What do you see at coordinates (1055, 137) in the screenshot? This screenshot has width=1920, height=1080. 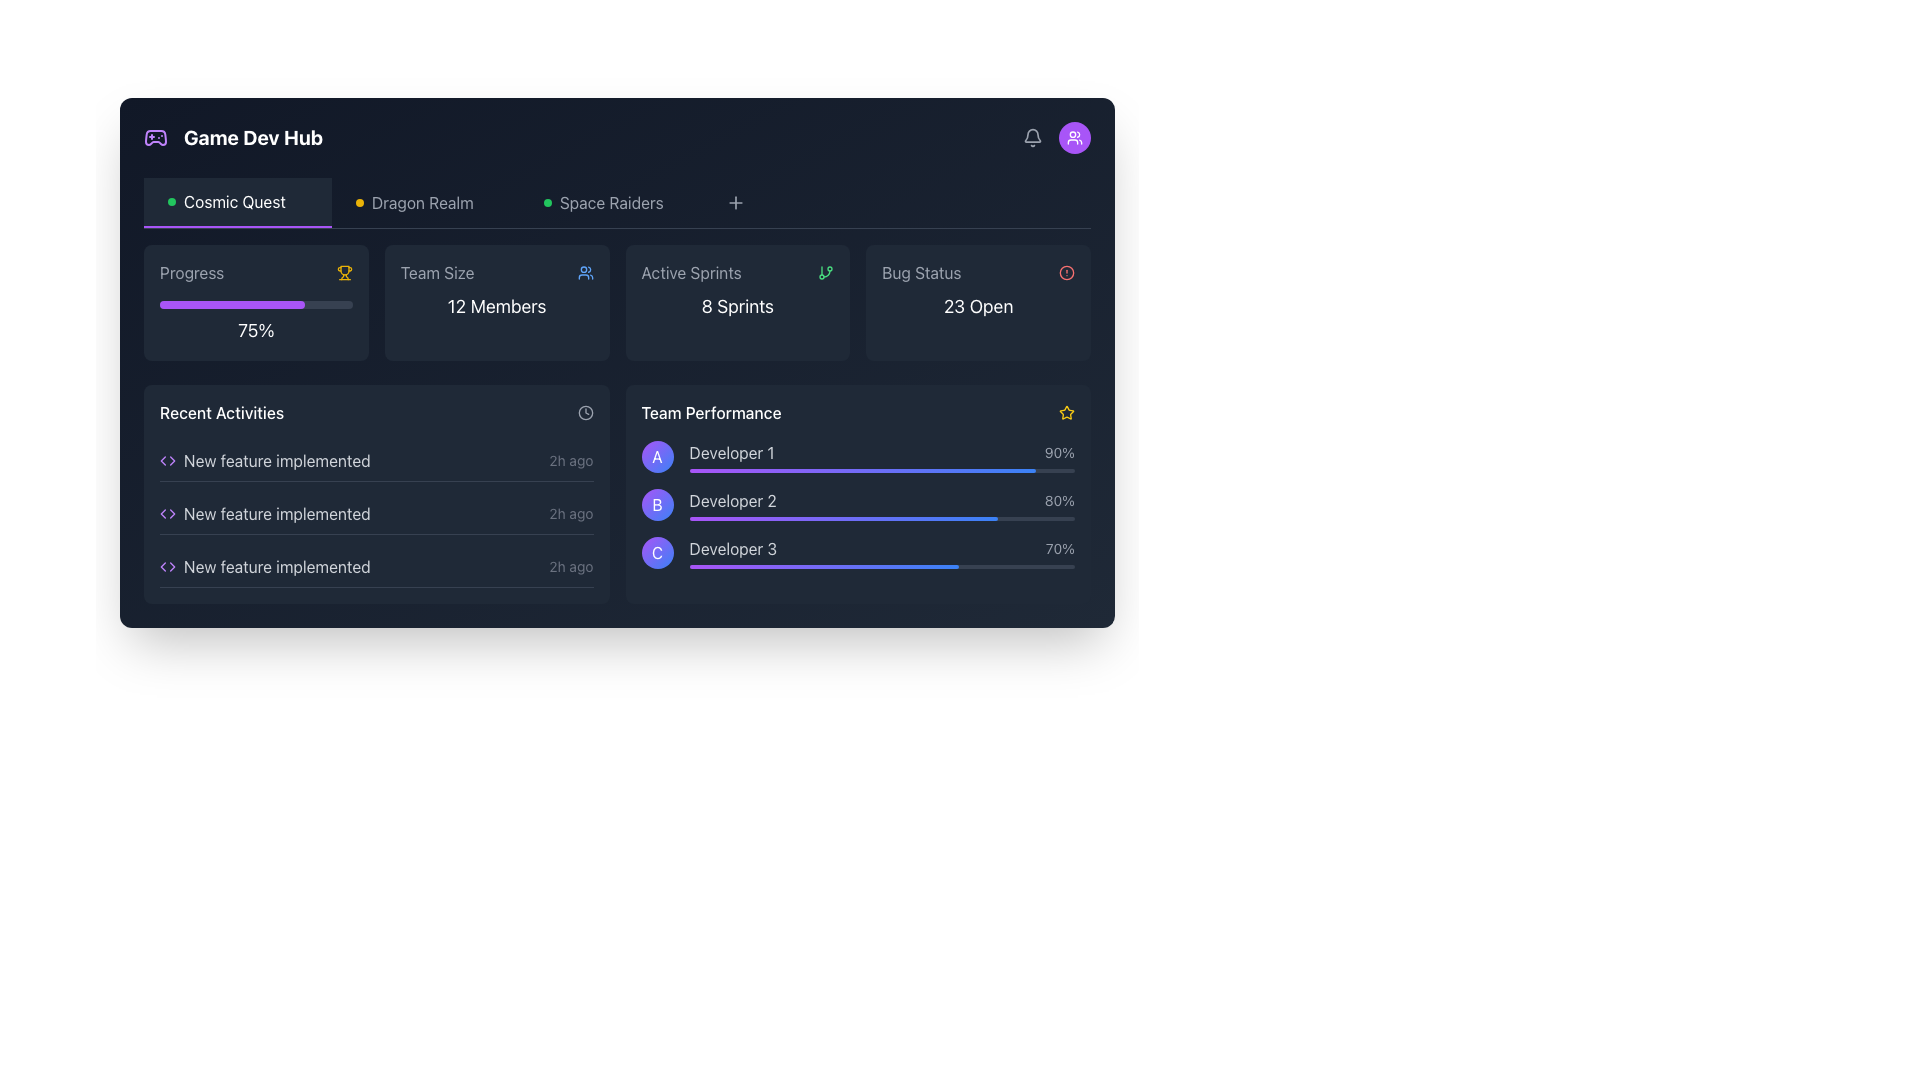 I see `the user profile button located as the second item from the right` at bounding box center [1055, 137].